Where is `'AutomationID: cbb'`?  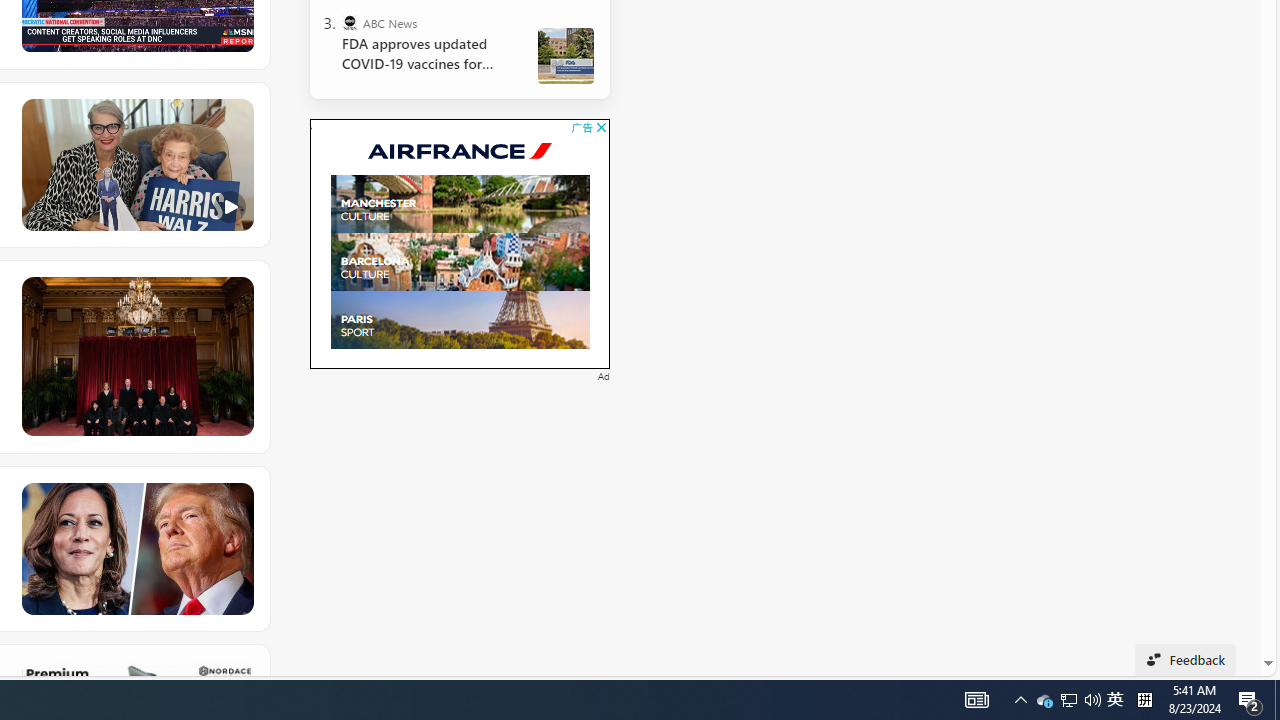 'AutomationID: cbb' is located at coordinates (600, 127).